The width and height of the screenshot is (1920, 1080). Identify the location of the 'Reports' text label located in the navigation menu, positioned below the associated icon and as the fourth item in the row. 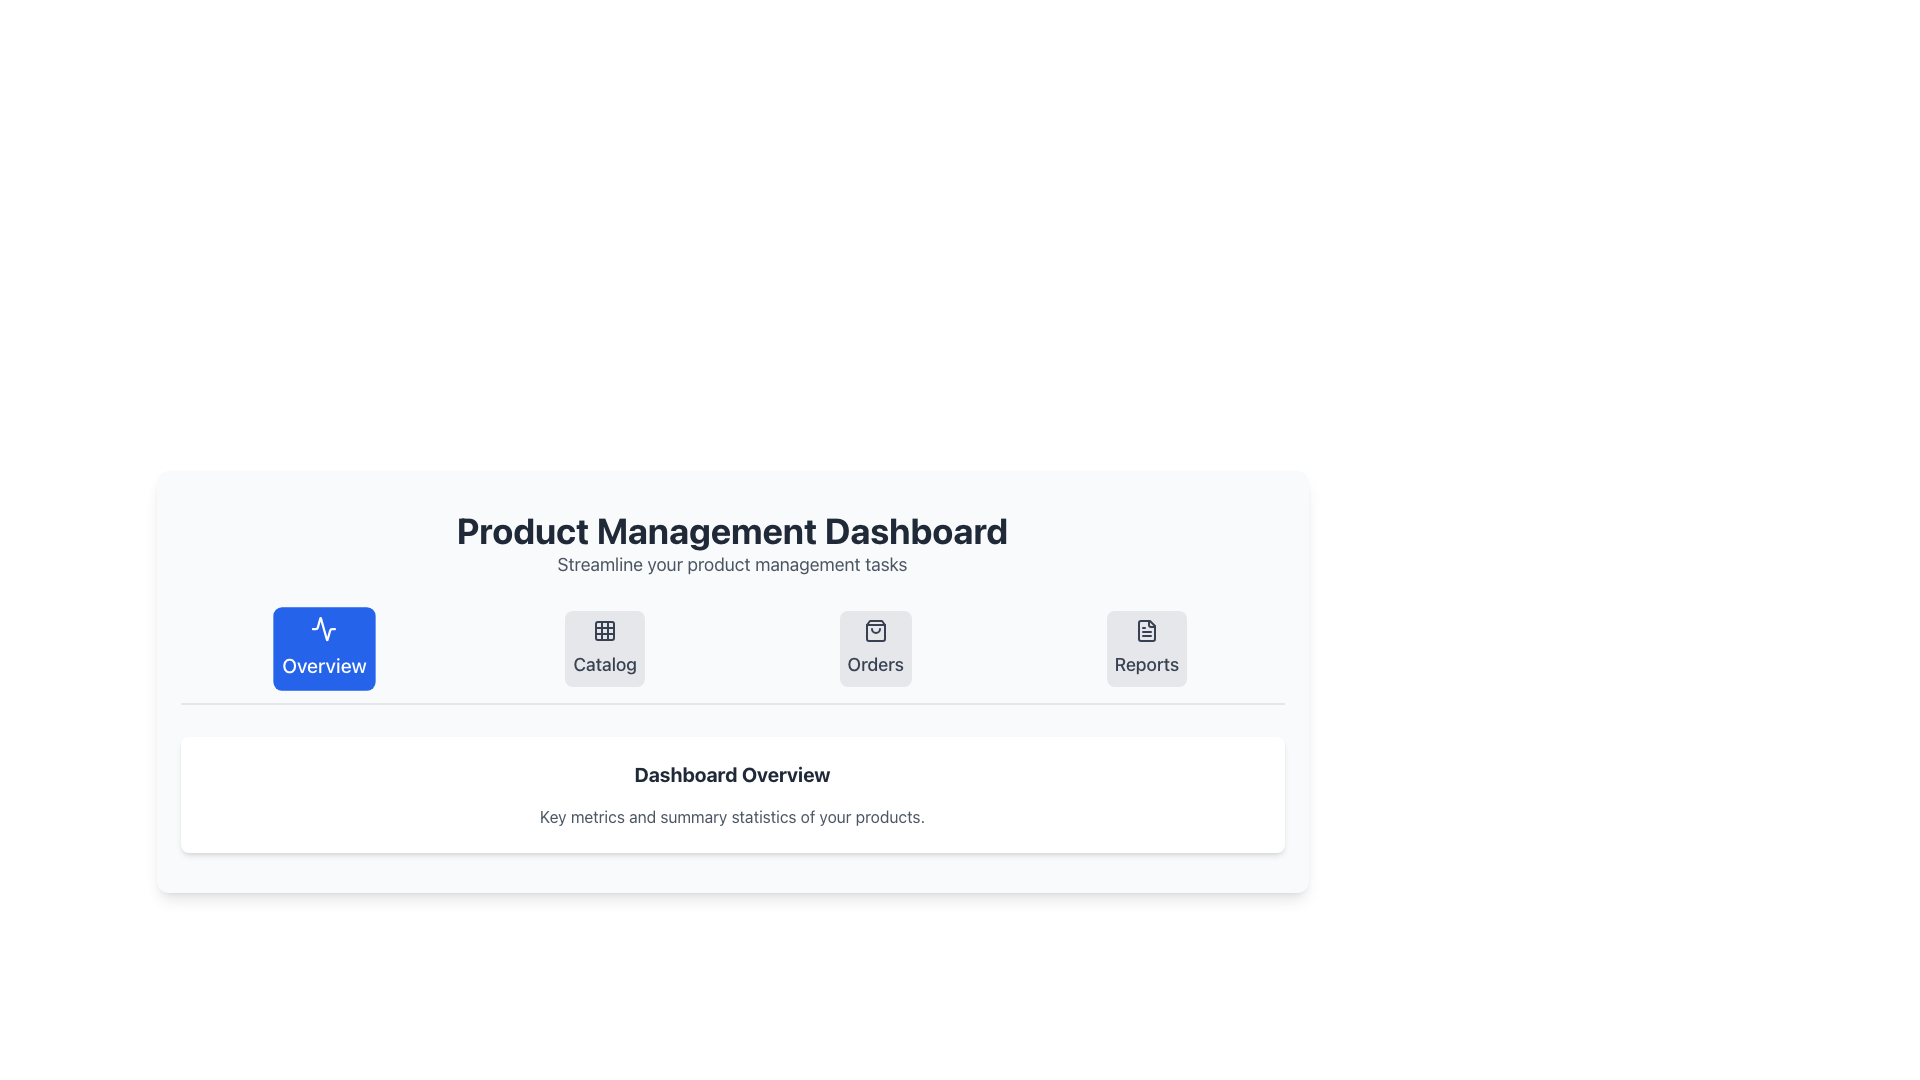
(1146, 664).